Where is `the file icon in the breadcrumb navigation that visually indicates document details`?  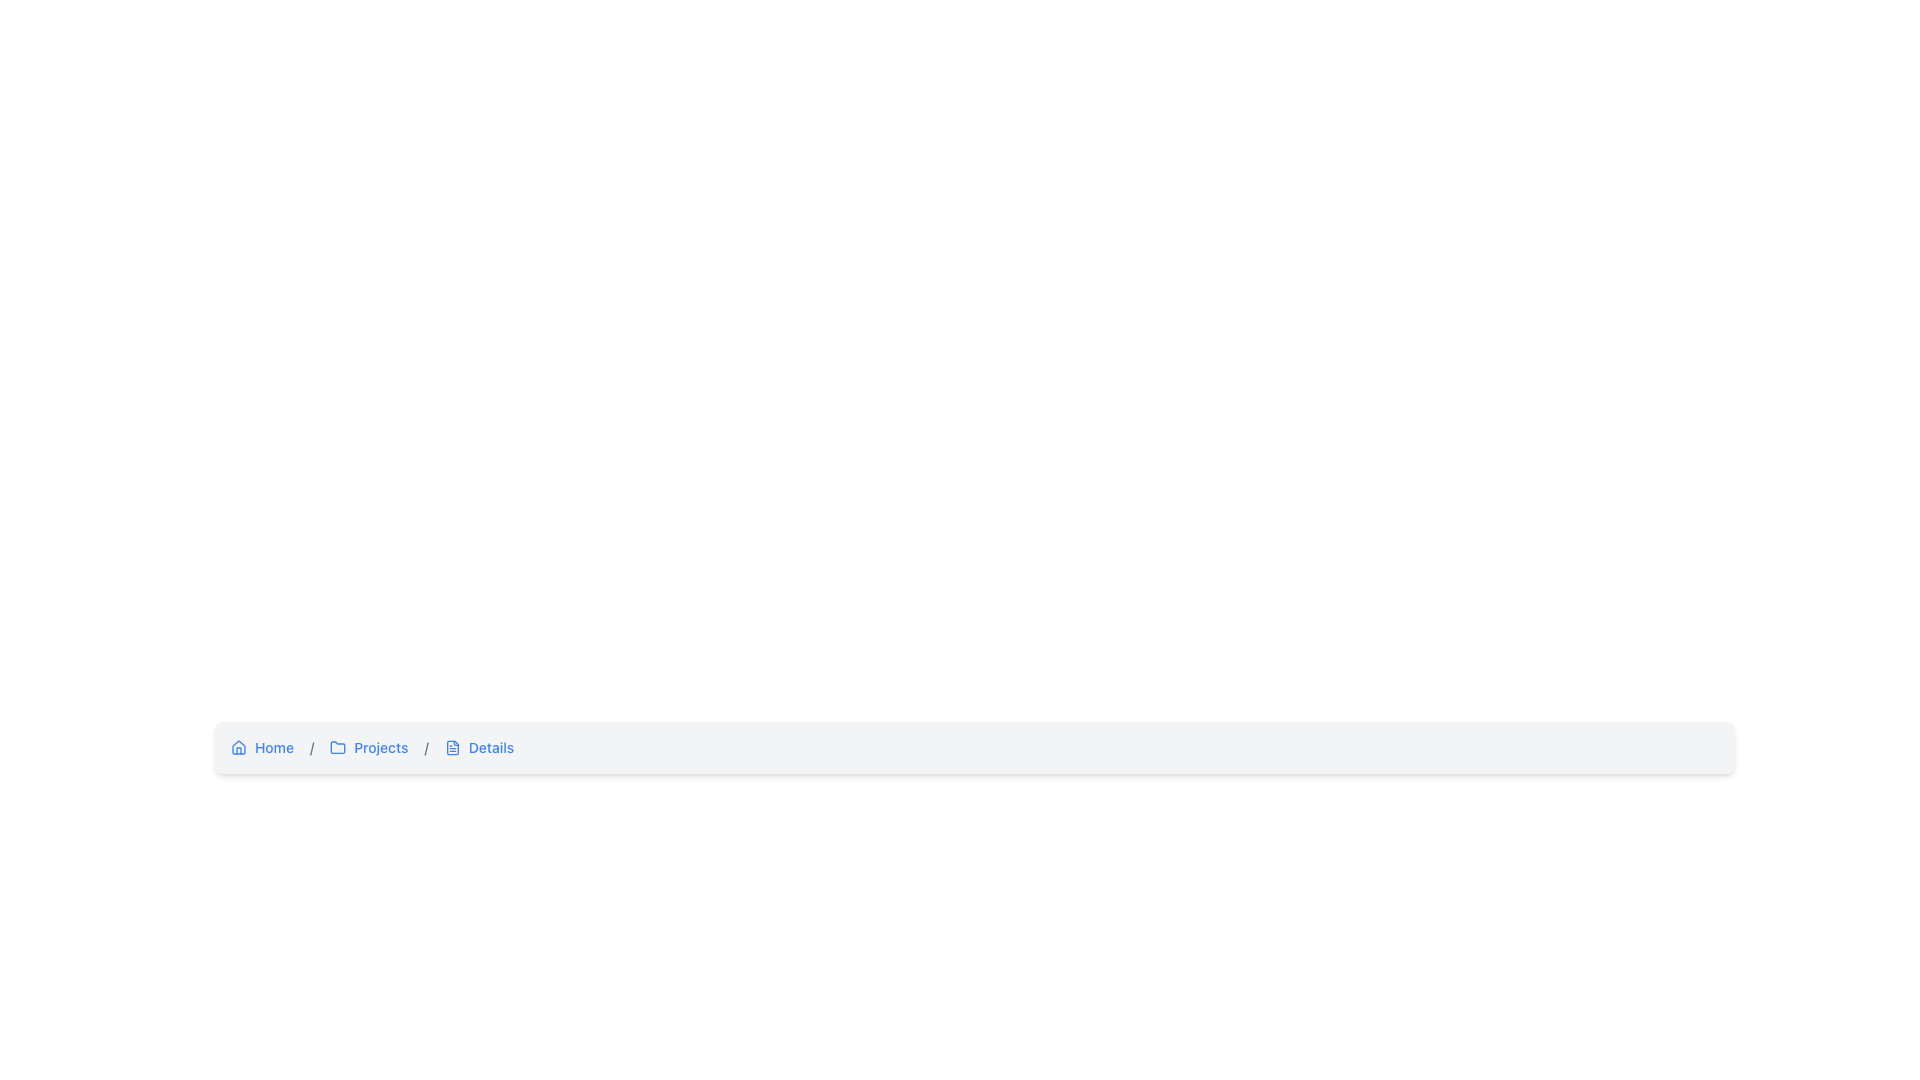 the file icon in the breadcrumb navigation that visually indicates document details is located at coordinates (451, 748).